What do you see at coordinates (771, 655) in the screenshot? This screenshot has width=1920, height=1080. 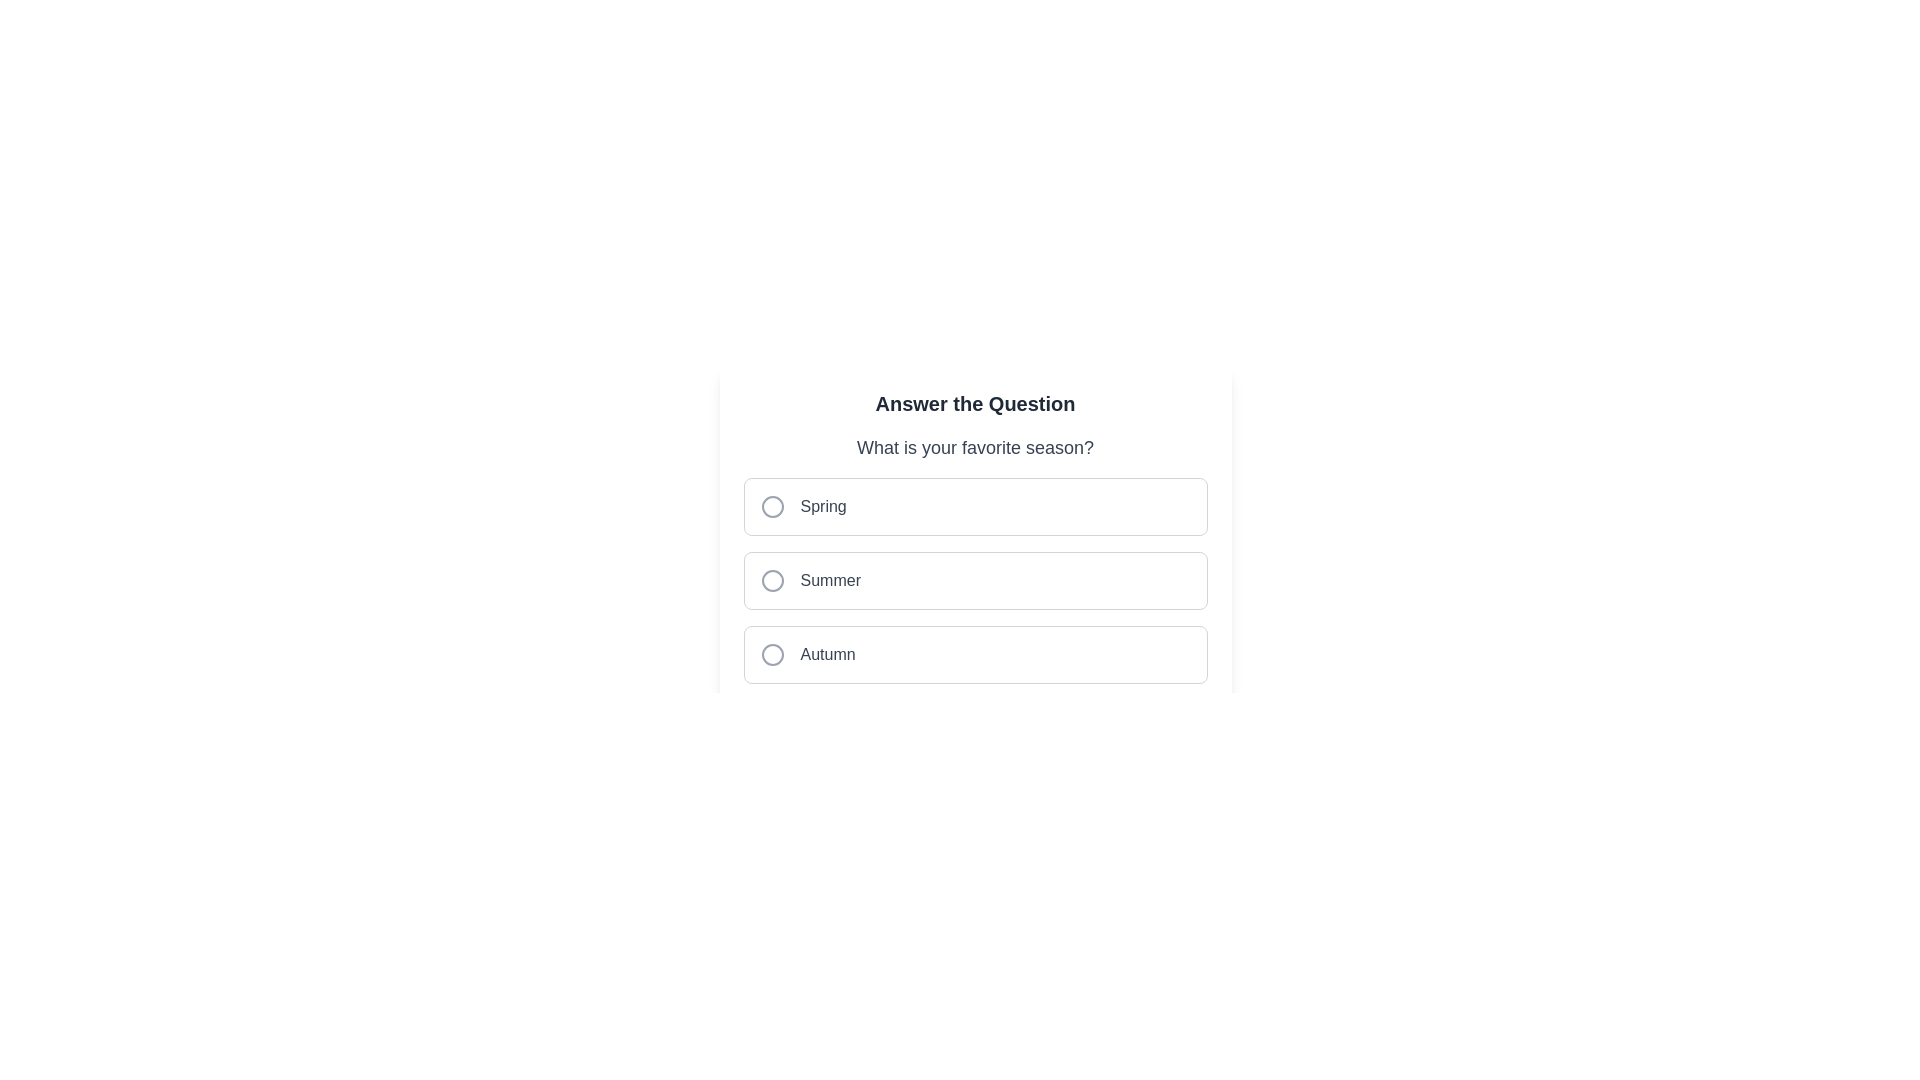 I see `the circular radio button selector for the 'Autumn' option` at bounding box center [771, 655].